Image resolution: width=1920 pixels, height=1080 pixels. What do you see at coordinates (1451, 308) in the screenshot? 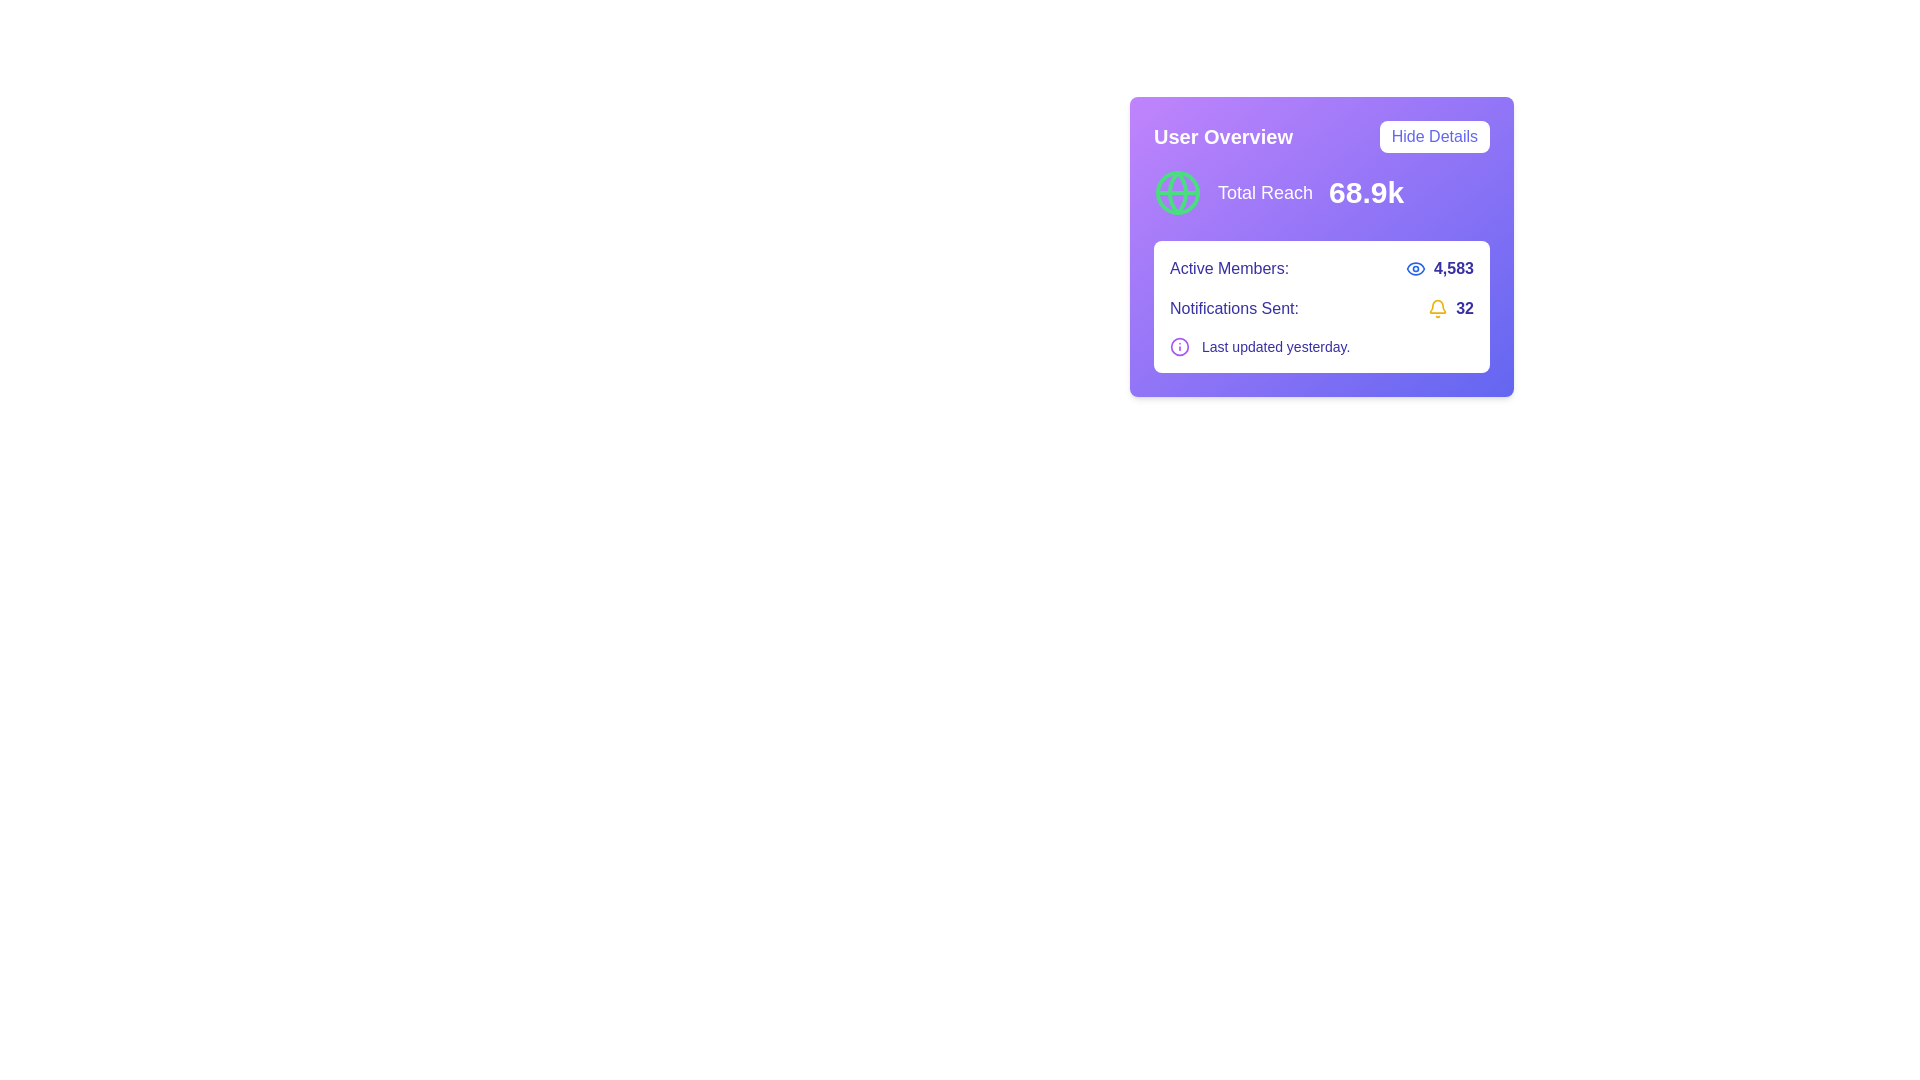
I see `the notification icon located in the 'Notifications Sent:' section, which is positioned to the left of the bold number '32'` at bounding box center [1451, 308].